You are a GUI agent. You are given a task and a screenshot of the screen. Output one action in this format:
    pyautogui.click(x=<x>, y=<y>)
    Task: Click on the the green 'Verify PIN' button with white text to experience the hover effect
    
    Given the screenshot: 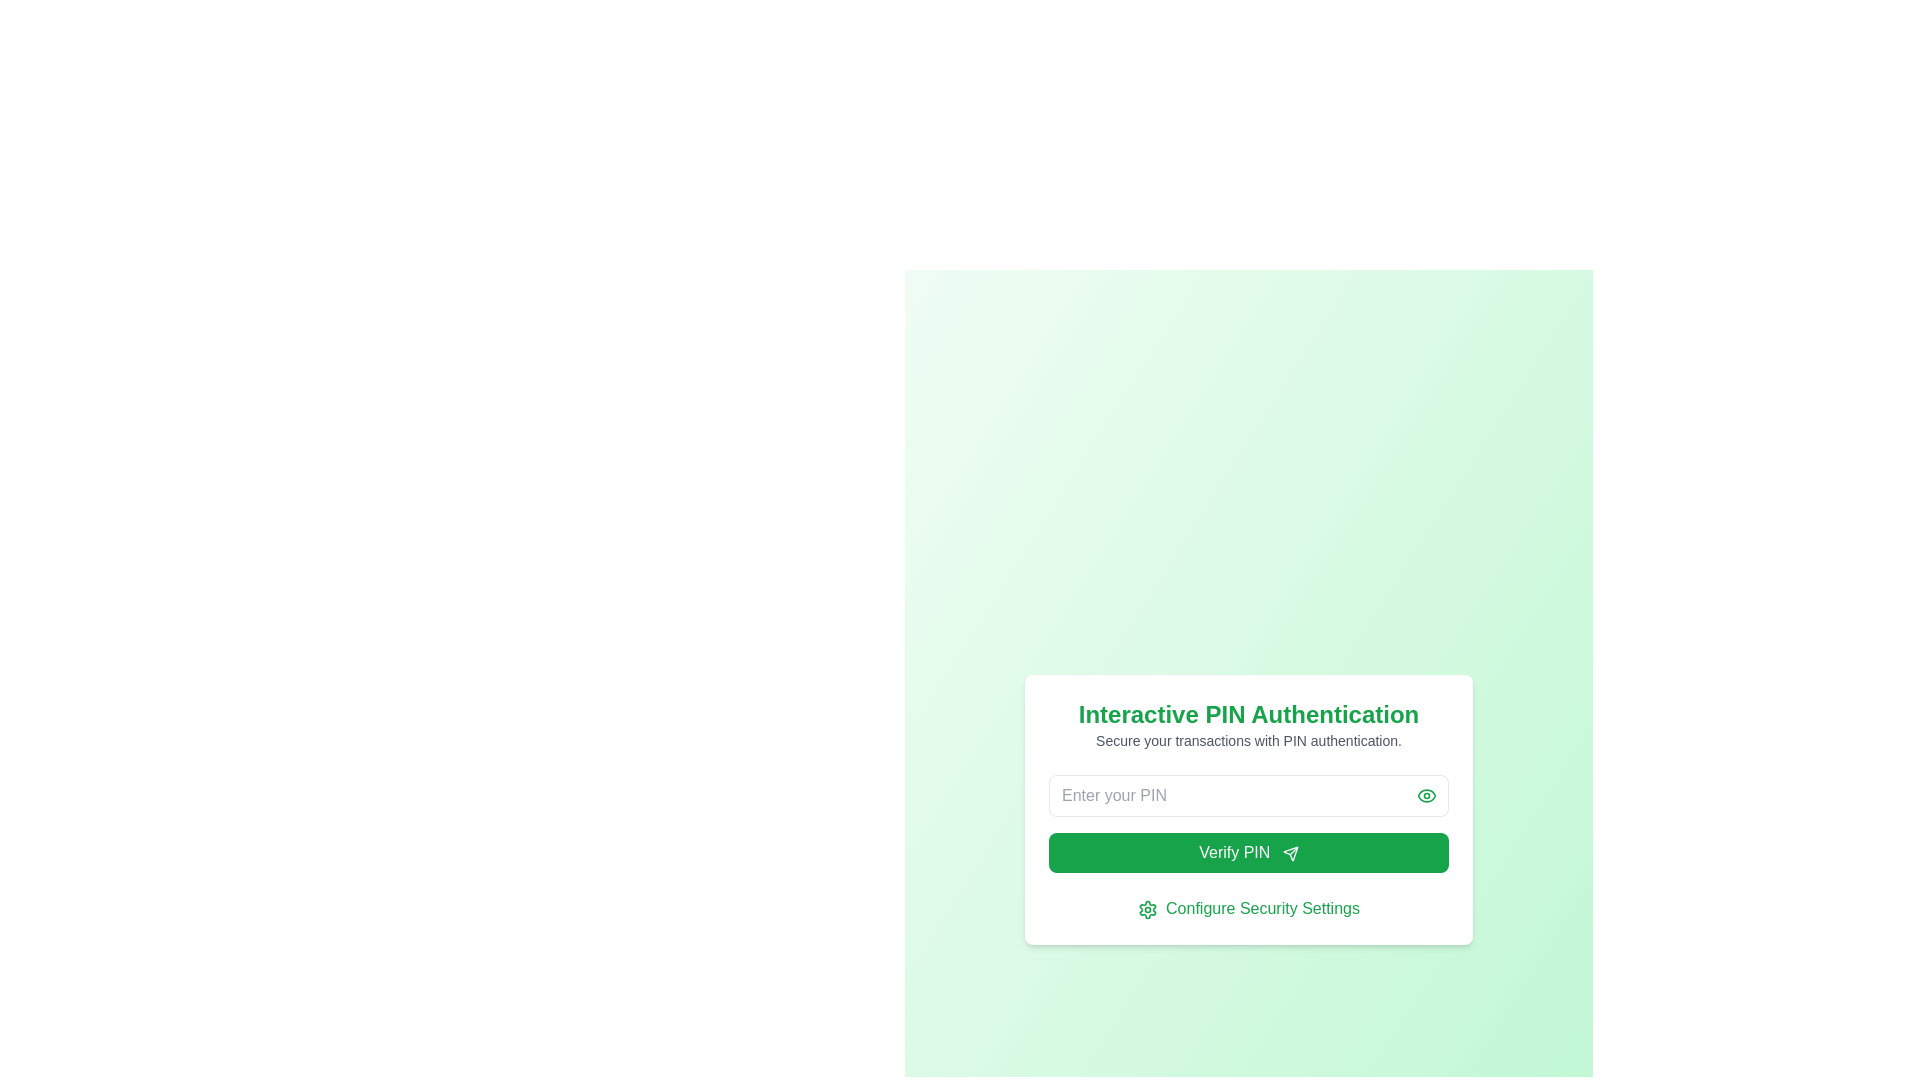 What is the action you would take?
    pyautogui.click(x=1247, y=852)
    